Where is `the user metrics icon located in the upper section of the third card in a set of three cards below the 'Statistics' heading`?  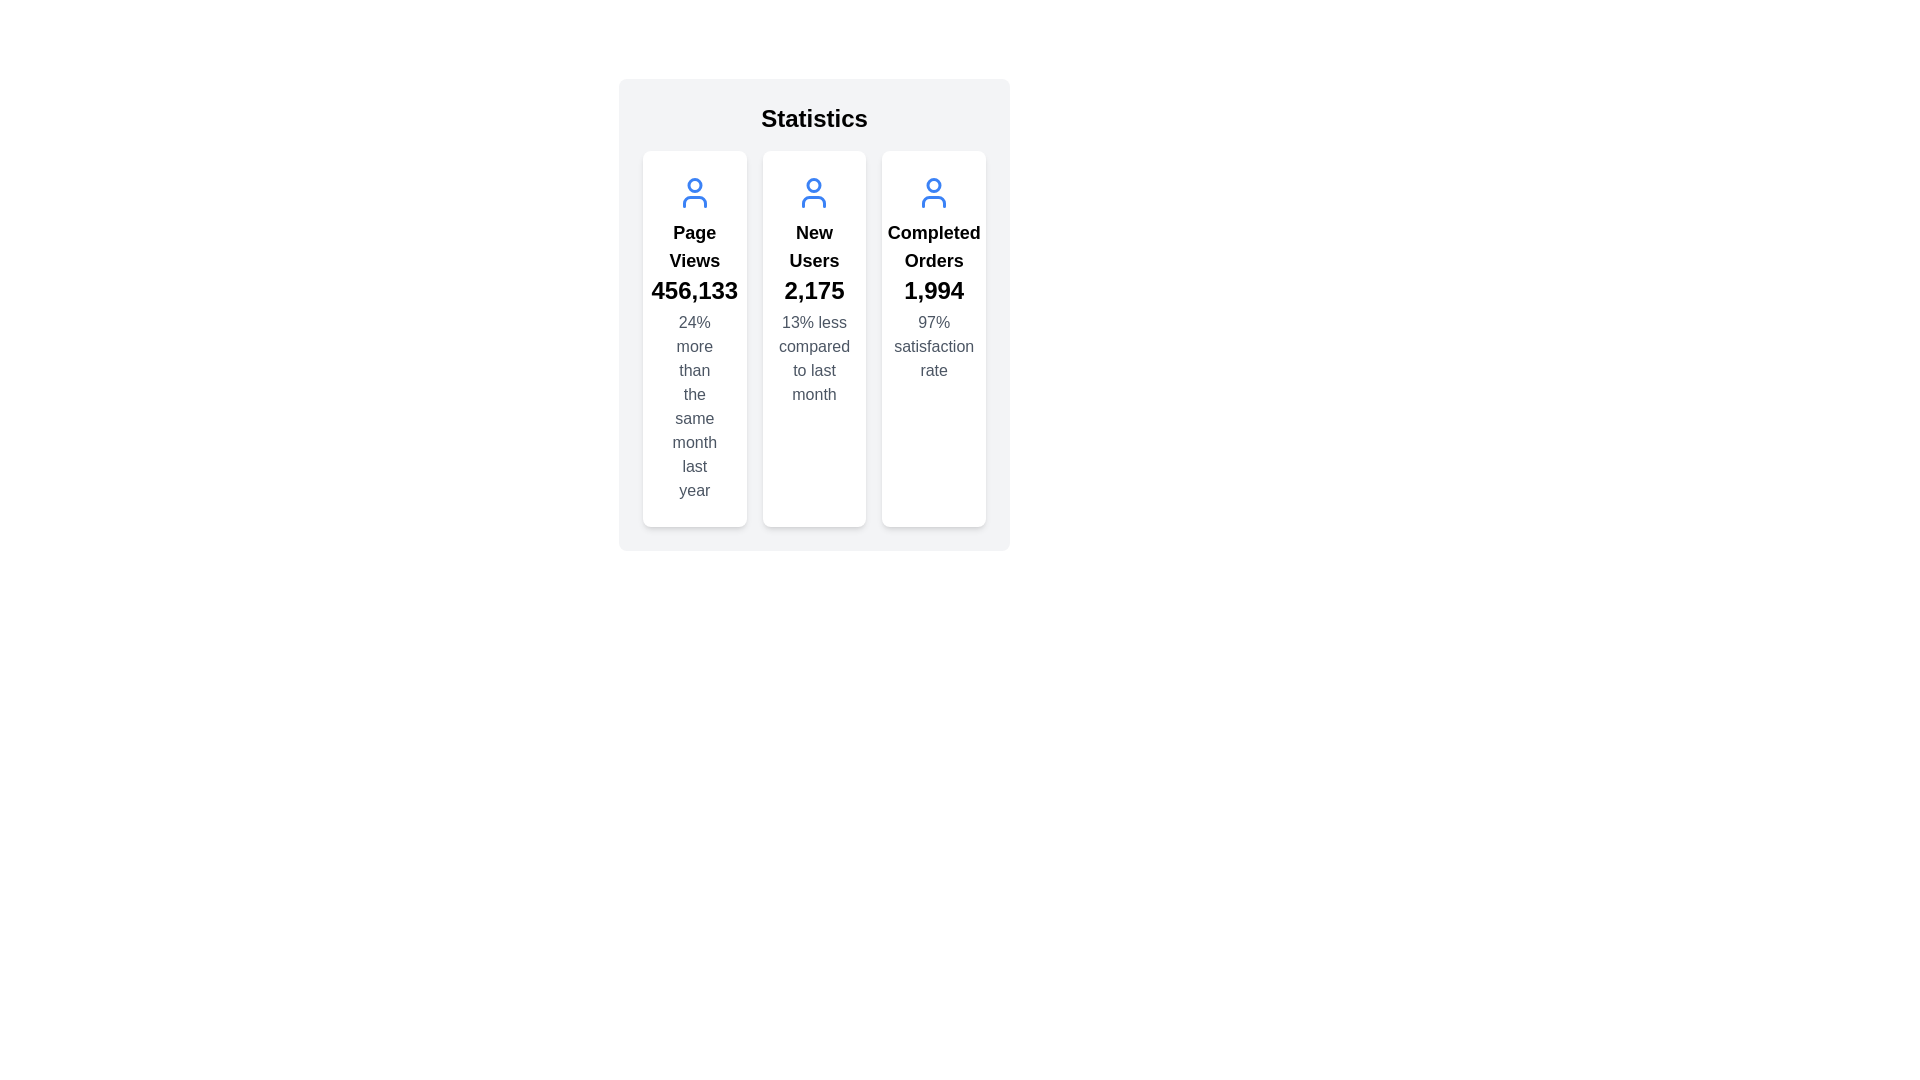 the user metrics icon located in the upper section of the third card in a set of three cards below the 'Statistics' heading is located at coordinates (933, 192).